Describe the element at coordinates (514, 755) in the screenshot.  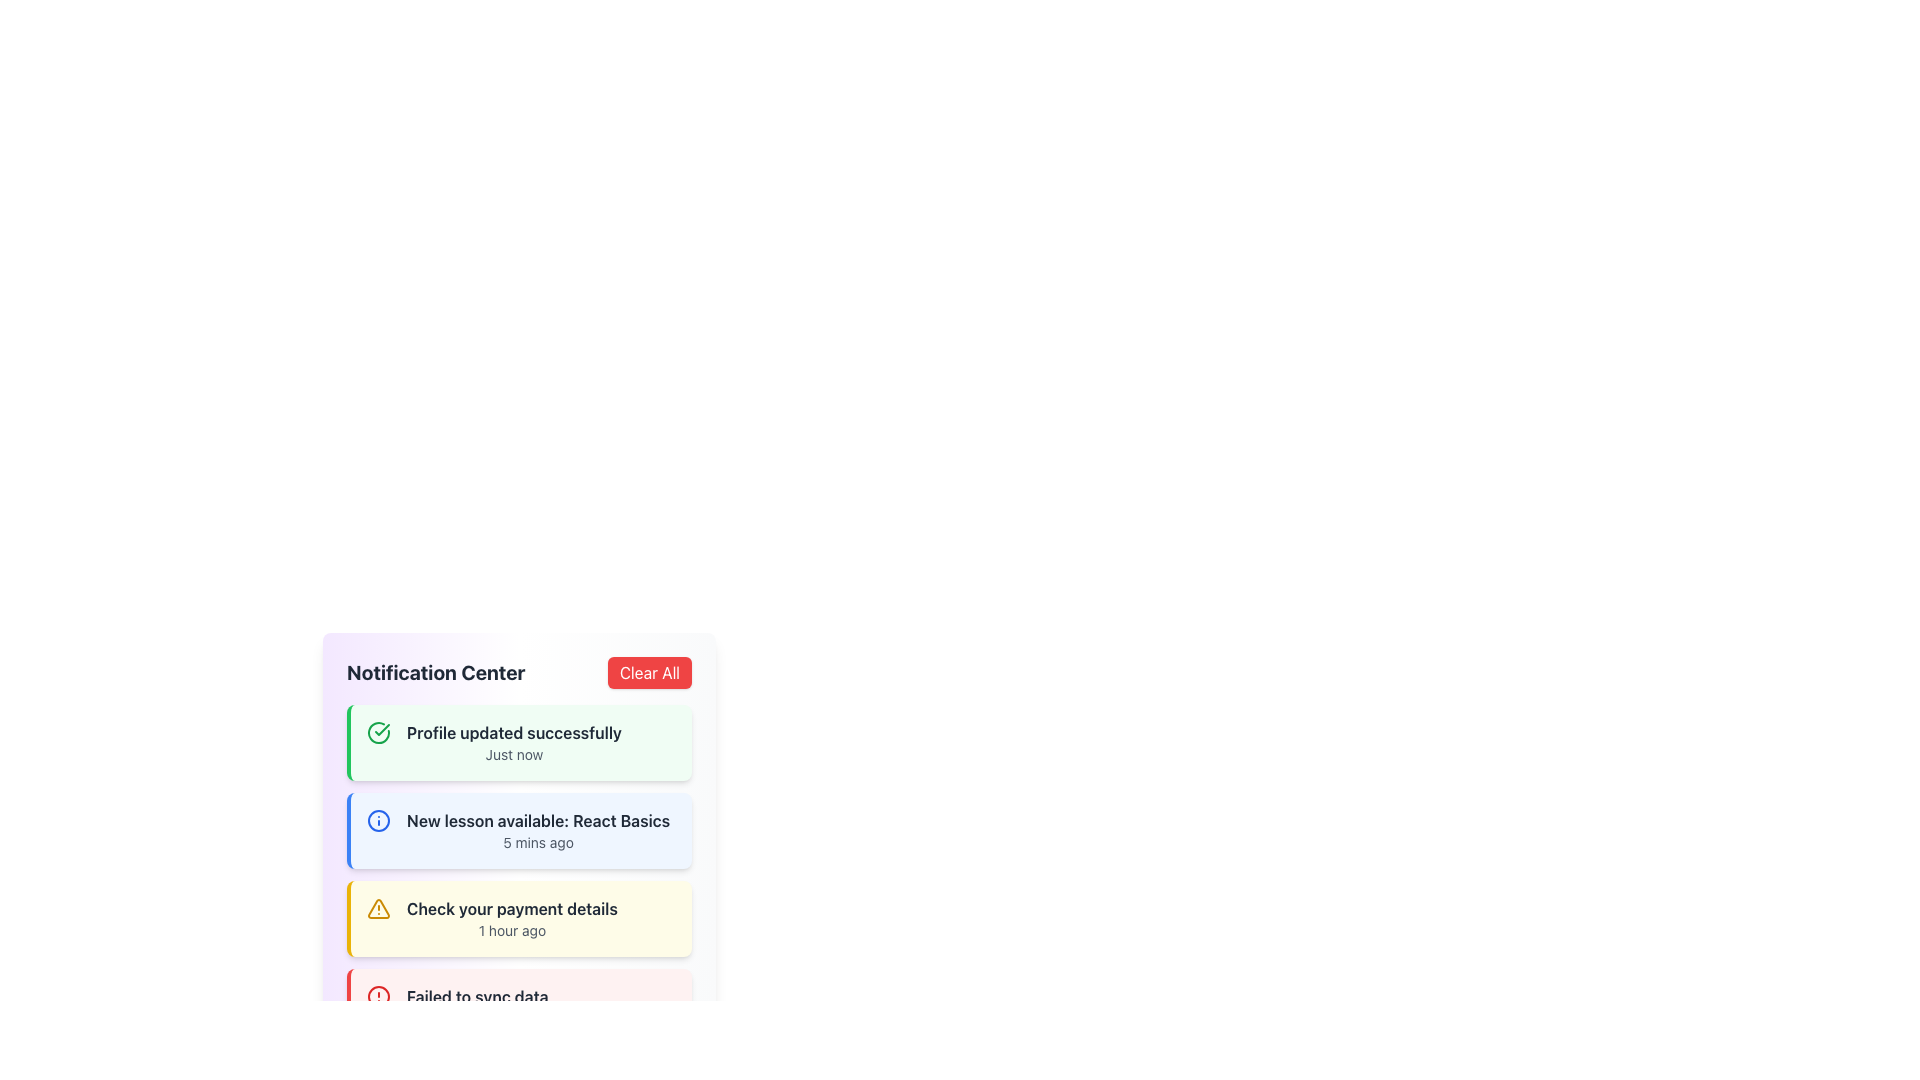
I see `the text label indicating the notification time 'Just now', which is positioned directly beneath 'Profile updated successfully' within the notification center` at that location.